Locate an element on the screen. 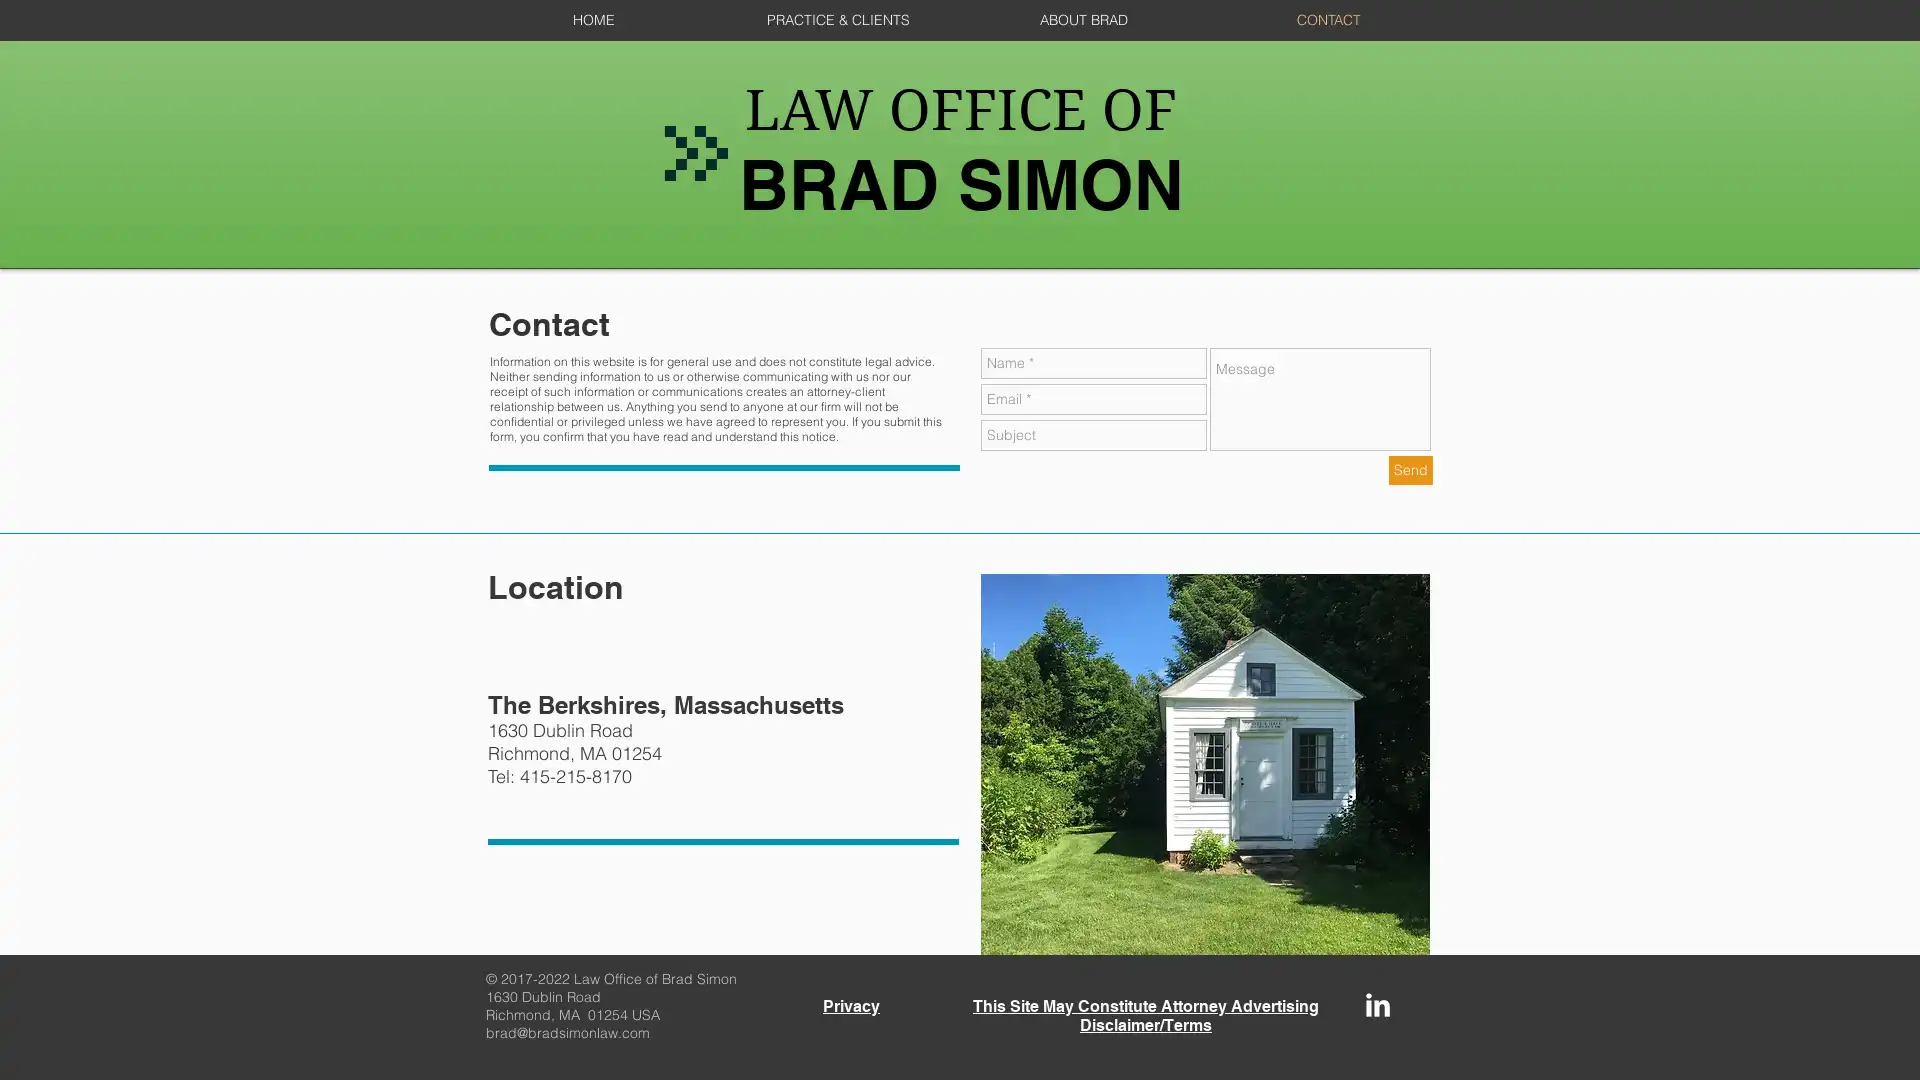  Send is located at coordinates (1410, 470).